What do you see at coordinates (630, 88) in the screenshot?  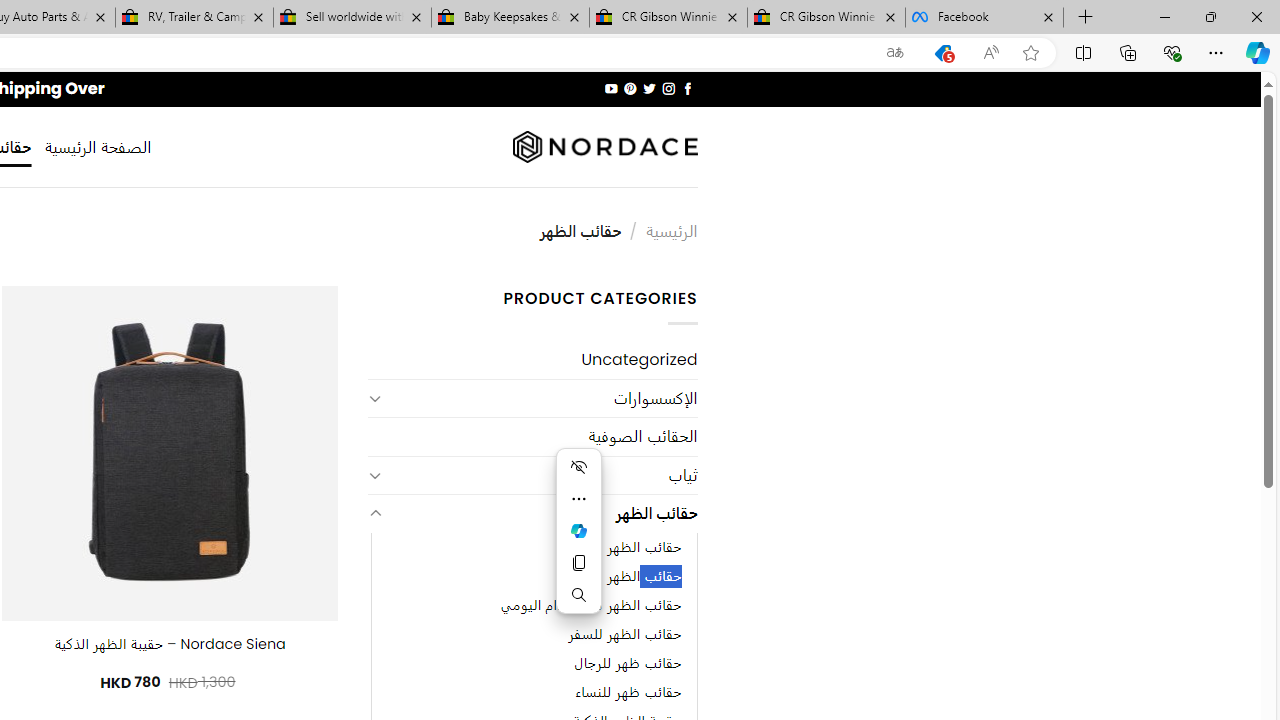 I see `'Follow on Pinterest'` at bounding box center [630, 88].